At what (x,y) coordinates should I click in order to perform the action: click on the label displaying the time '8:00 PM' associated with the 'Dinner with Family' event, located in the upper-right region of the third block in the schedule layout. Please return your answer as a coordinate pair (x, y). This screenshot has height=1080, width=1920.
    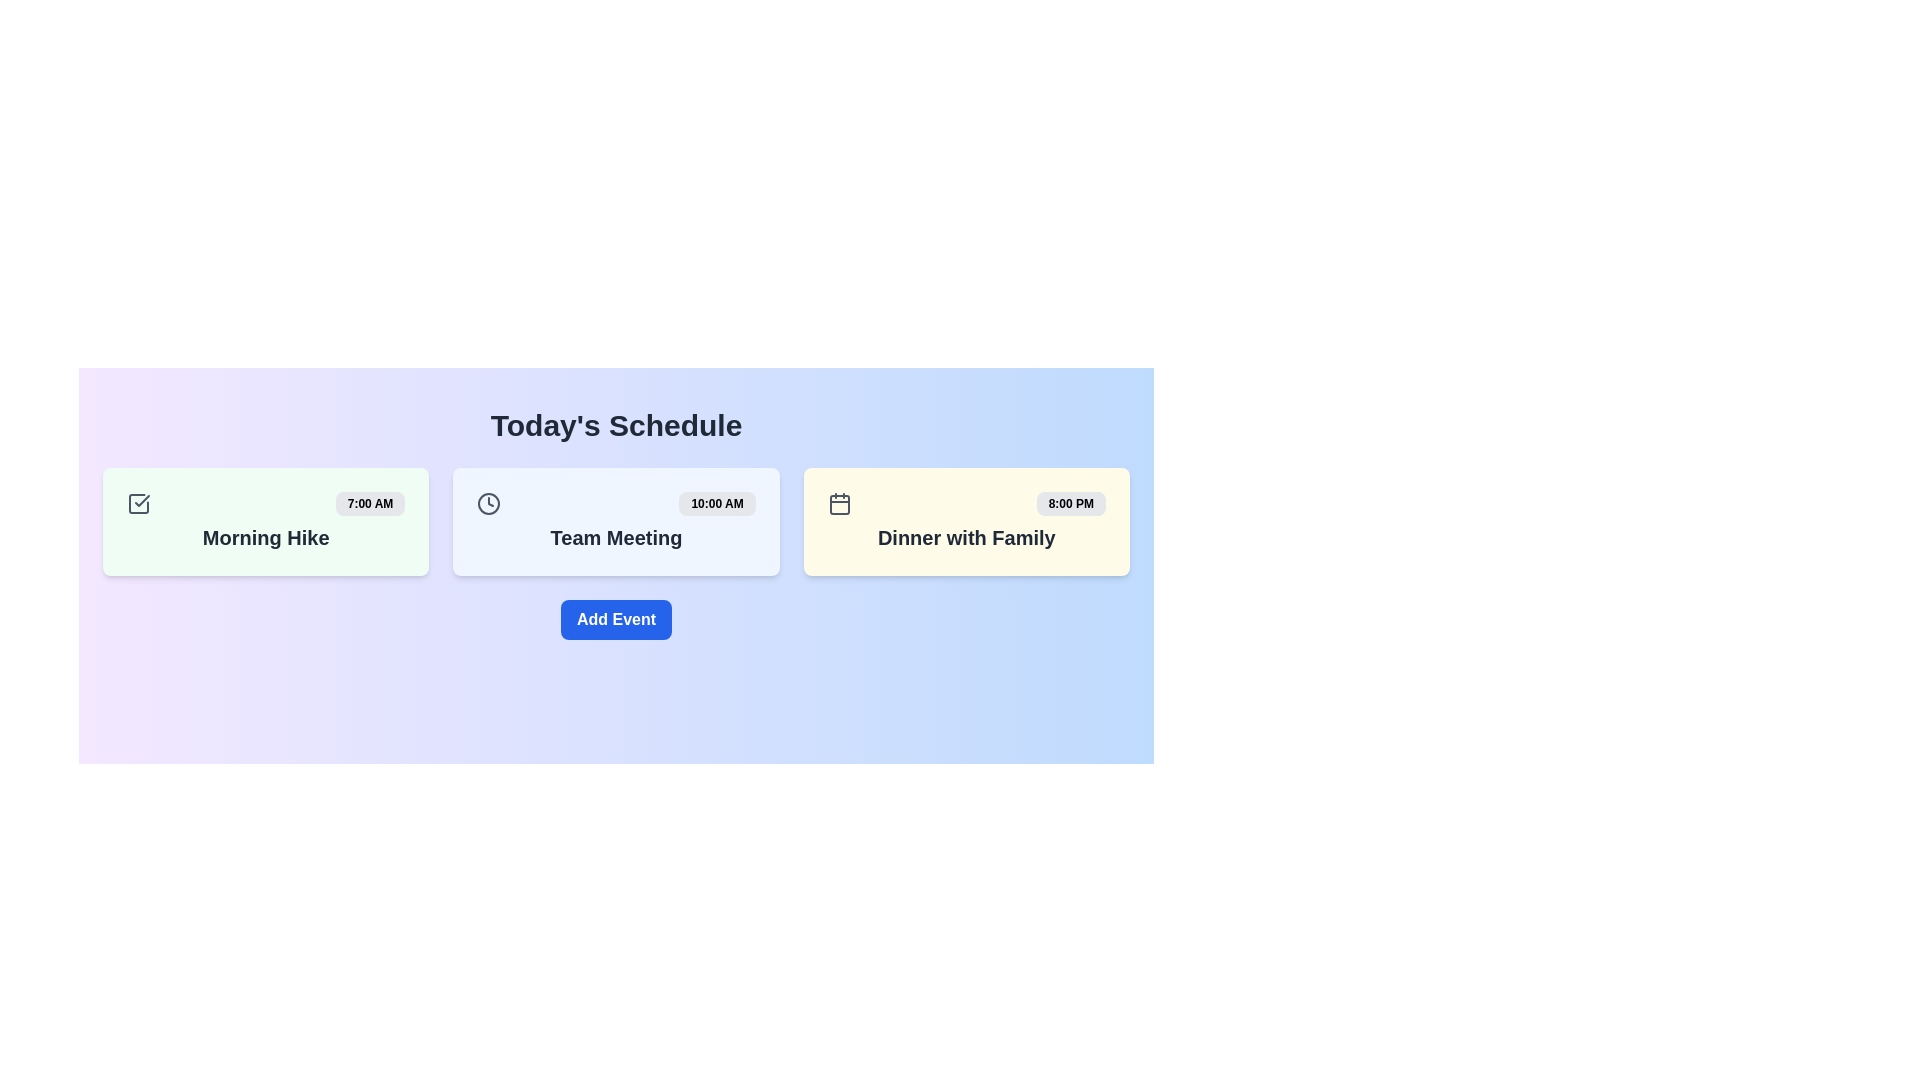
    Looking at the image, I should click on (1070, 503).